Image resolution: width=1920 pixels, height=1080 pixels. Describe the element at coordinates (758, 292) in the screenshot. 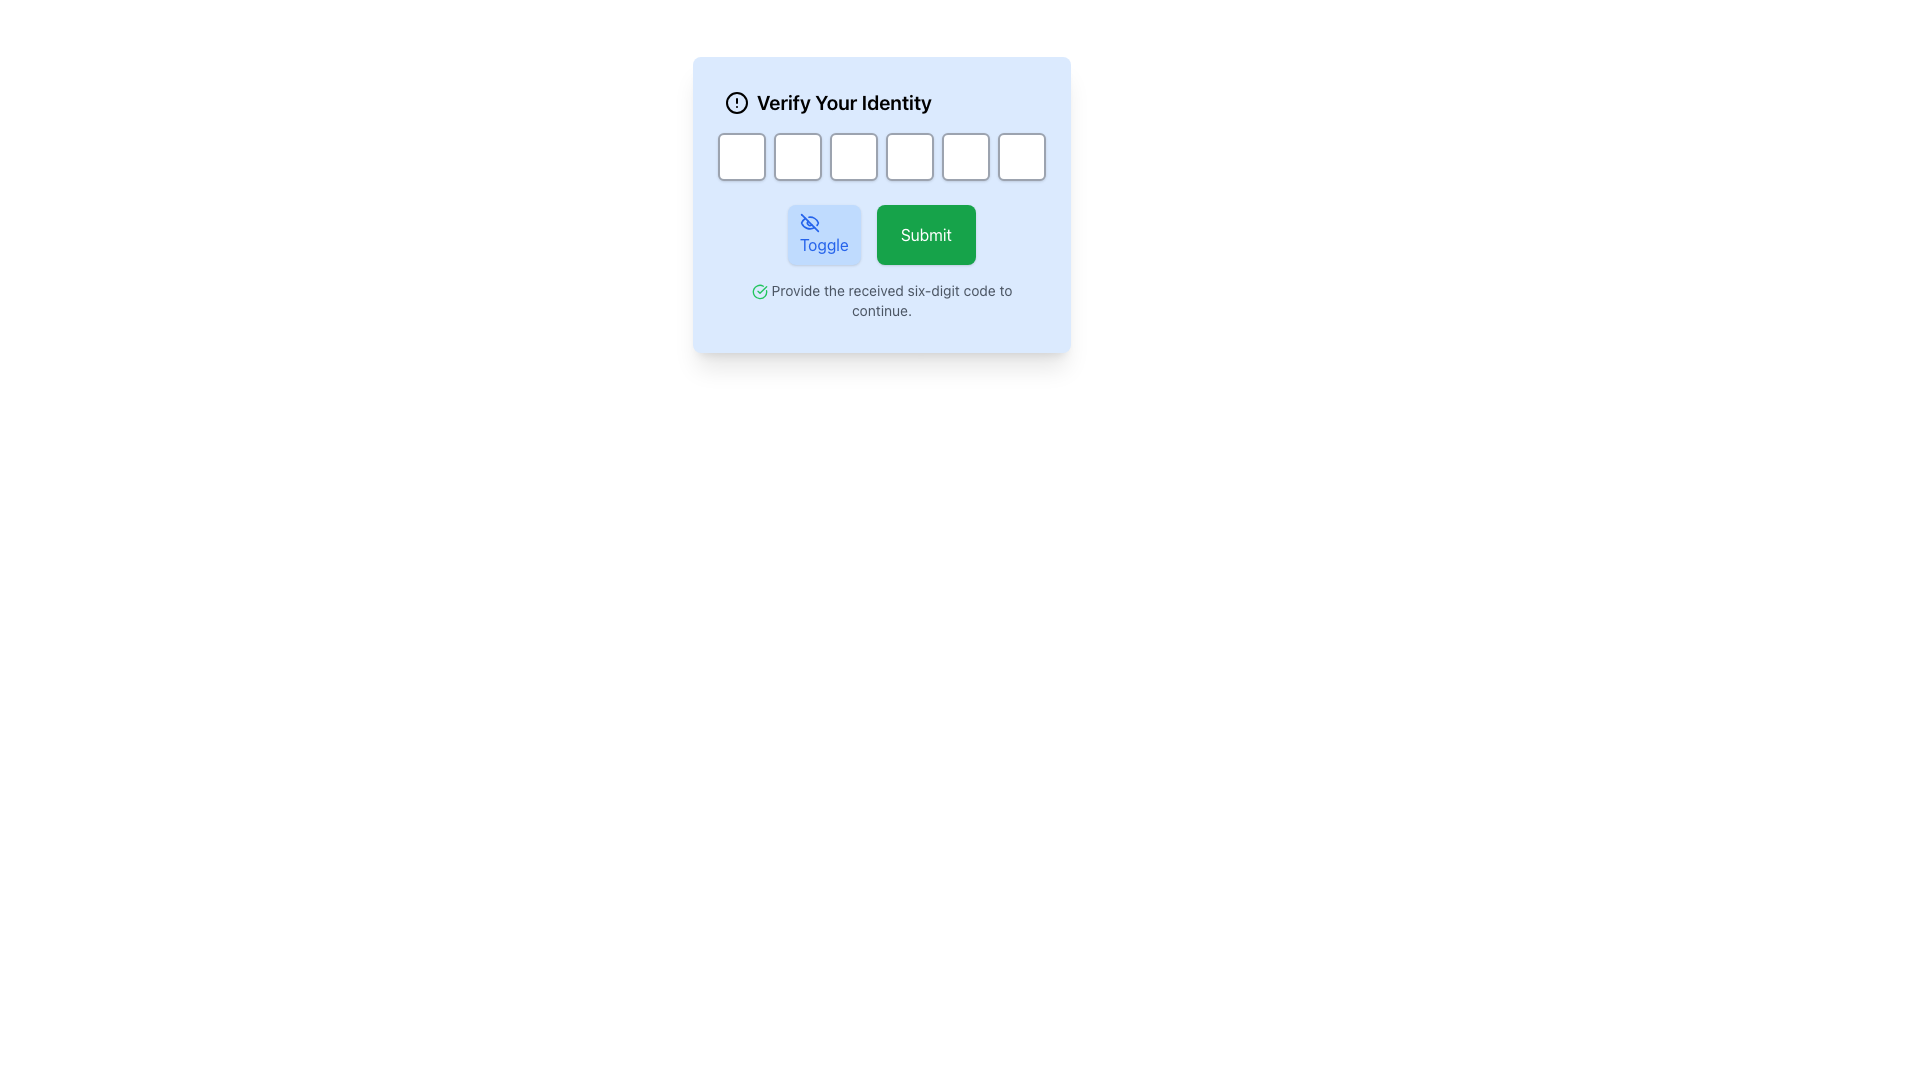

I see `the green check mark circular icon, which is located to the left of the instructional text 'Provide the received six-digit code to continue'` at that location.